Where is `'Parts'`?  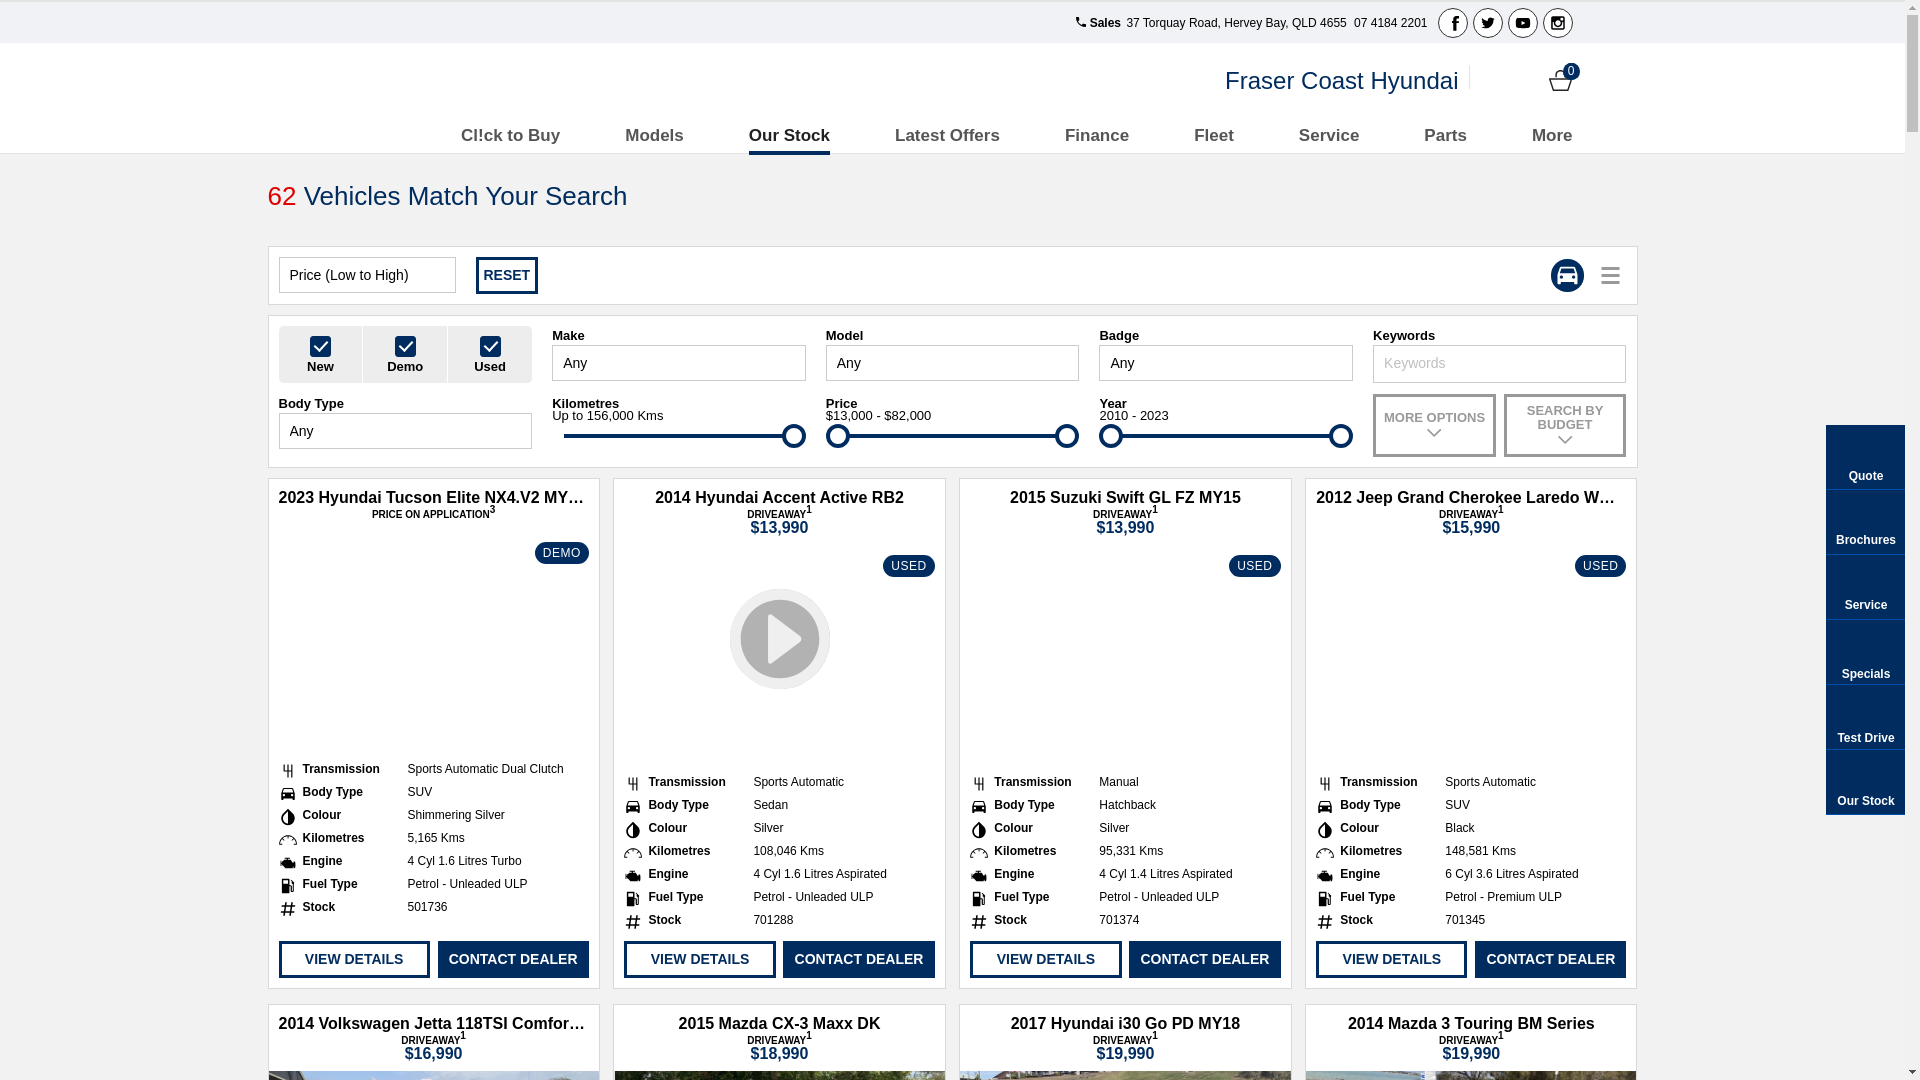
'Parts' is located at coordinates (1445, 135).